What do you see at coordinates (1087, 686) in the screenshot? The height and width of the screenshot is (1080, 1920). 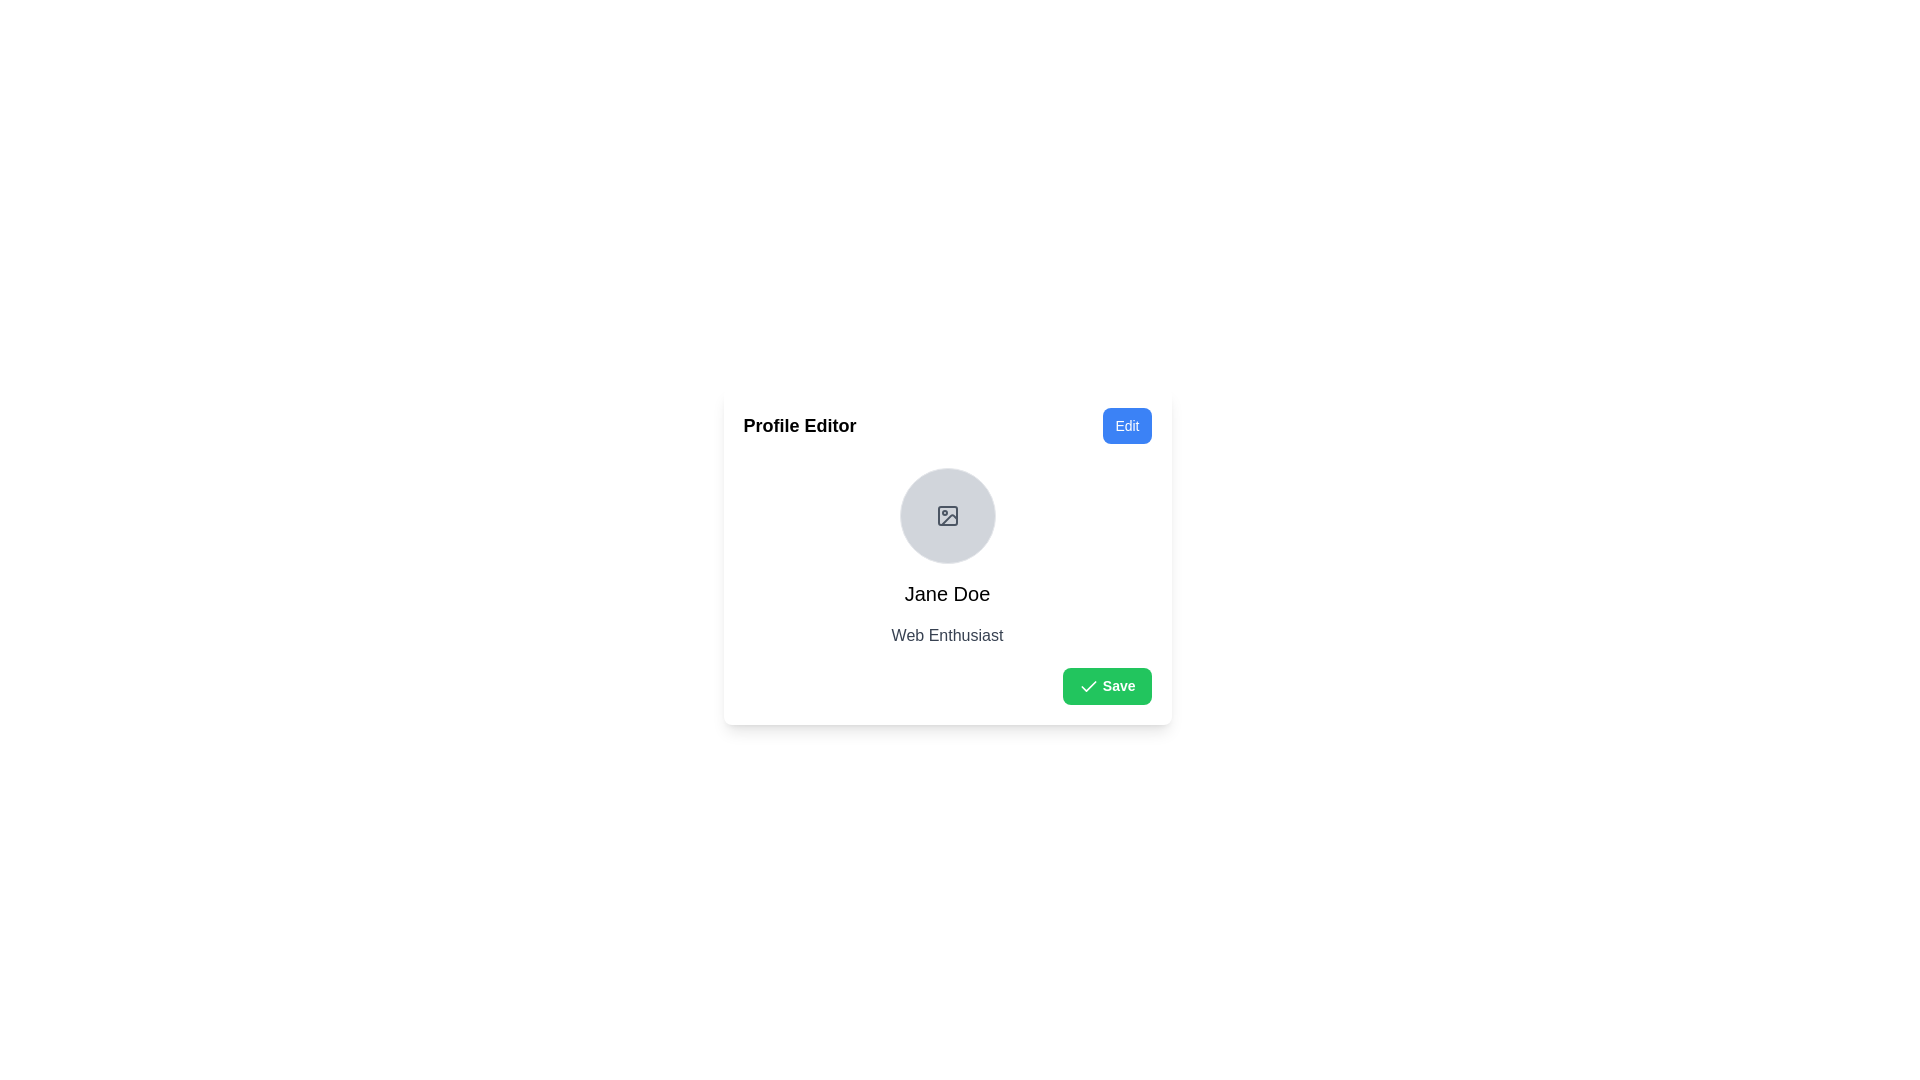 I see `the 'Save' button located at the bottom-right corner of the profile editor card, which contains the affirmative action icon for saving` at bounding box center [1087, 686].